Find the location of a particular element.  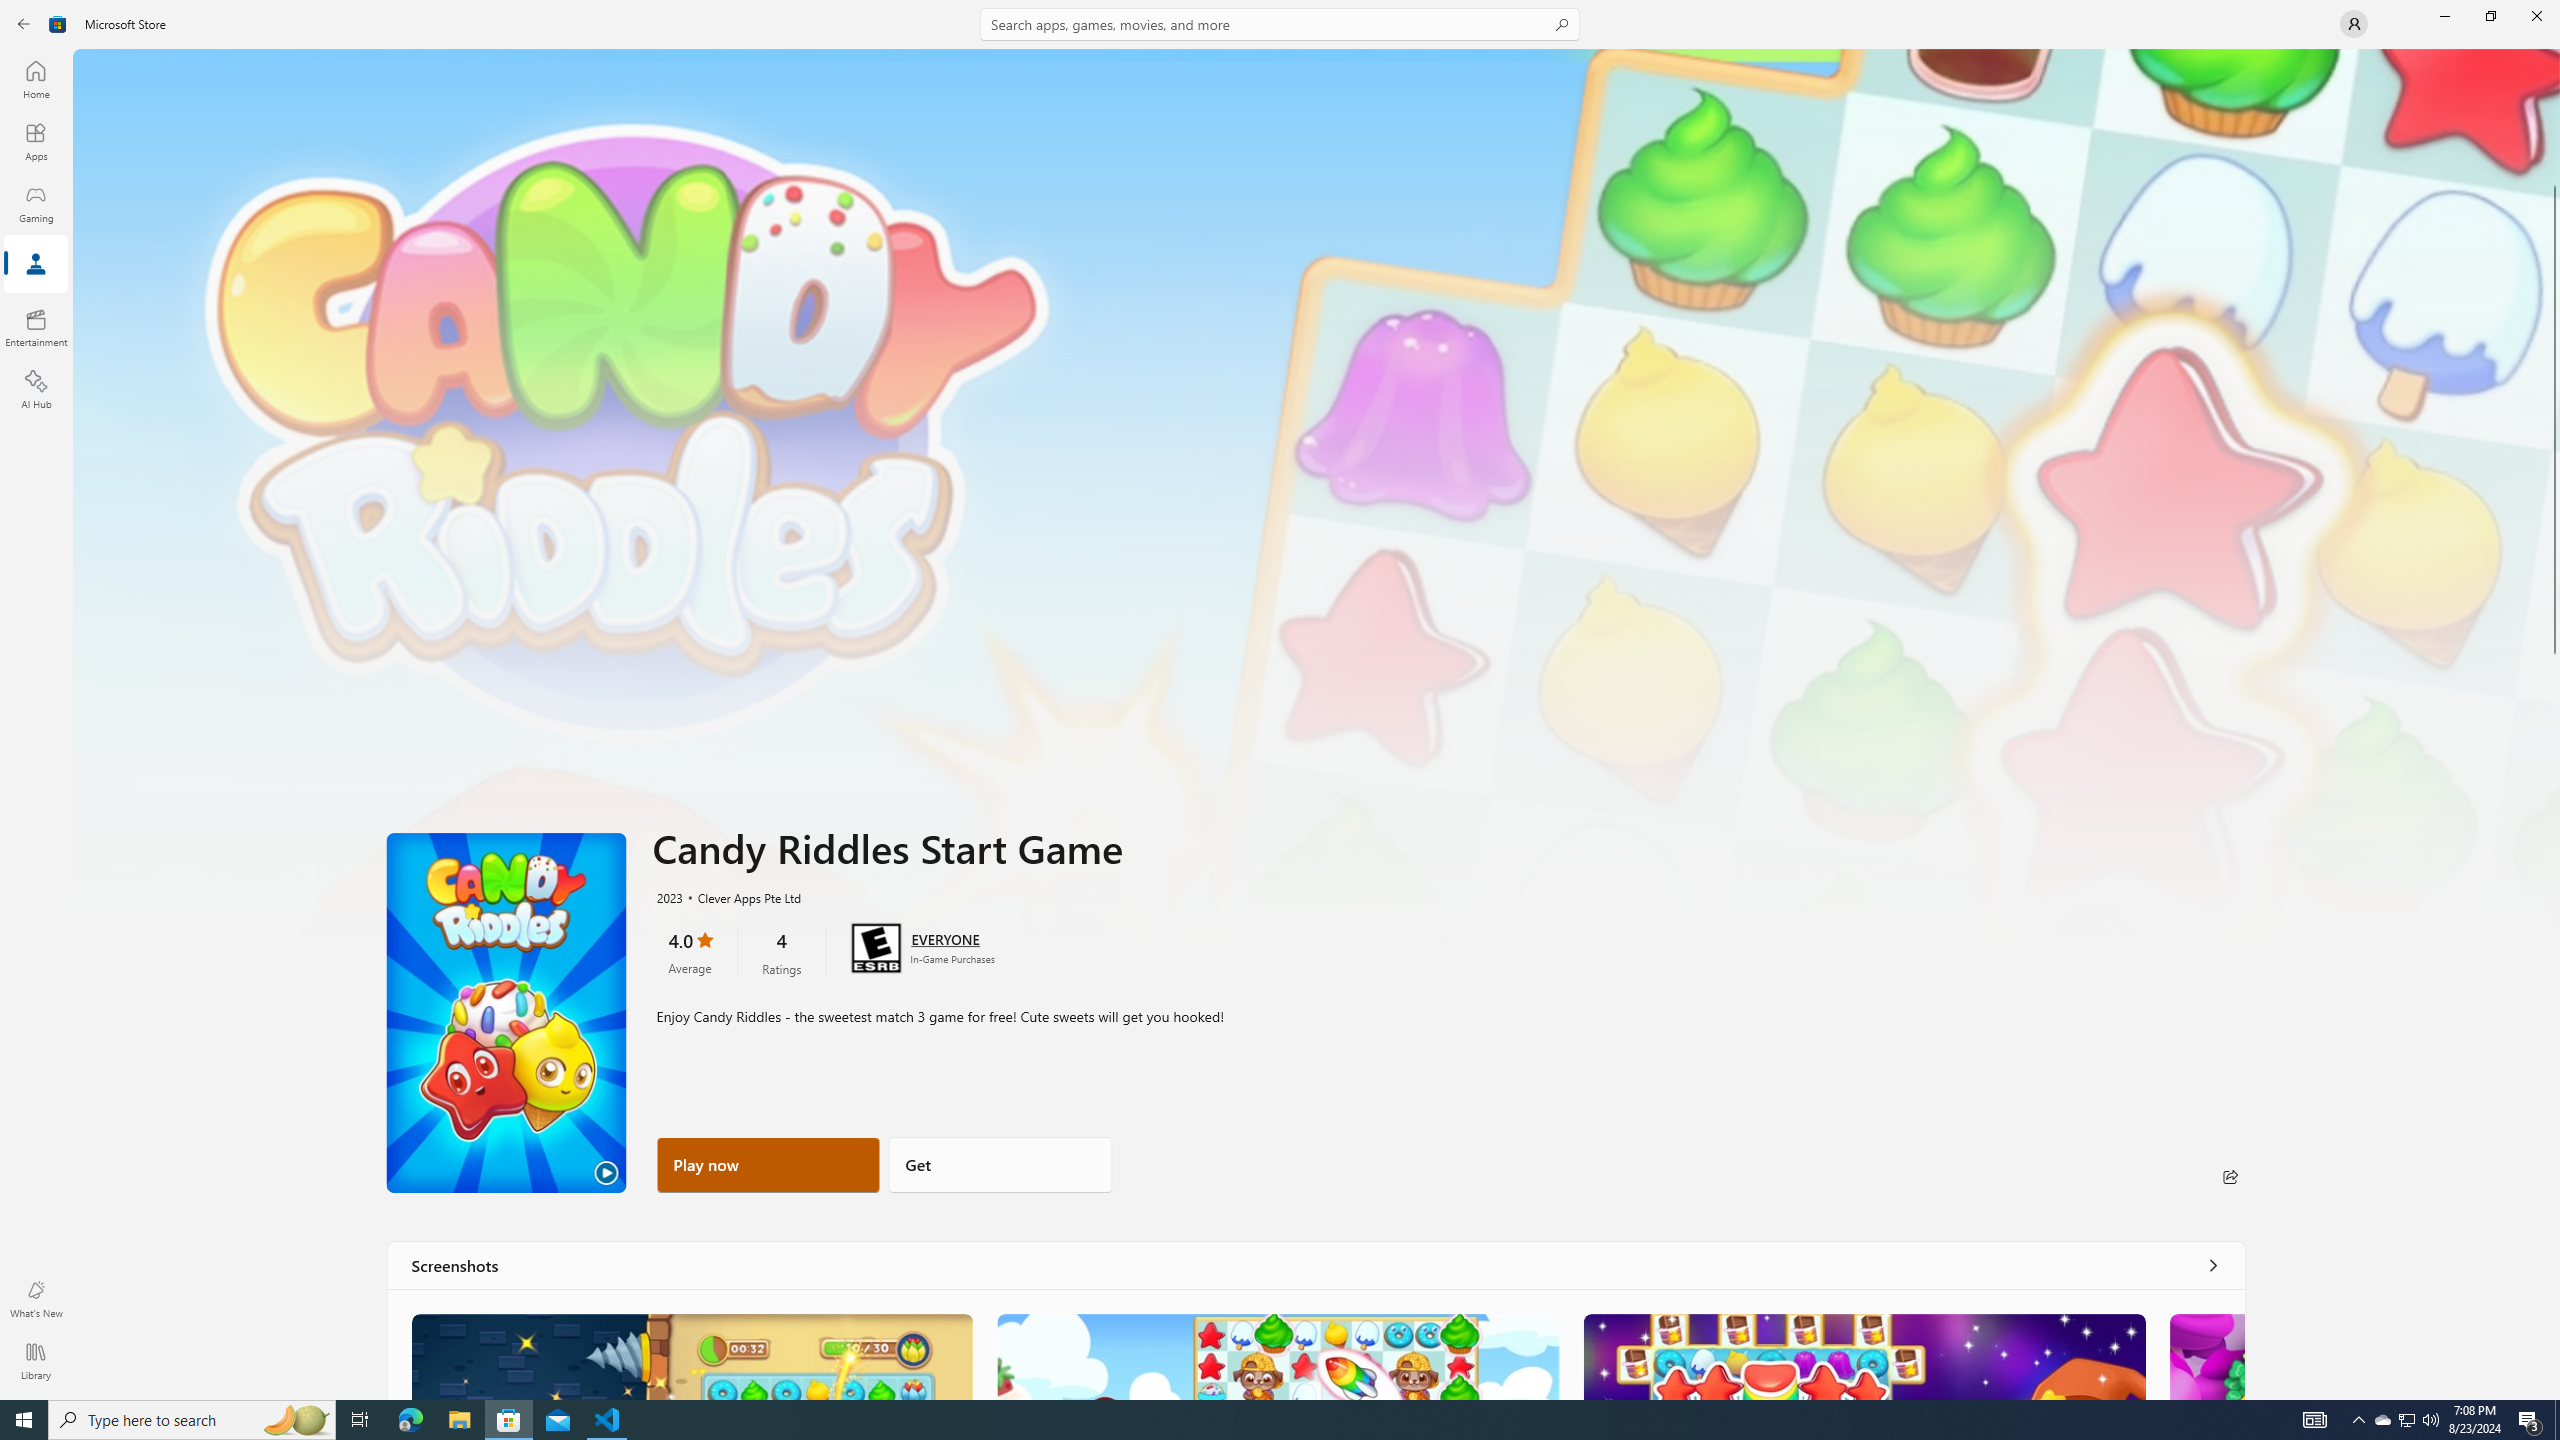

'Age rating: EVERYONE. Click for more information.' is located at coordinates (943, 938).